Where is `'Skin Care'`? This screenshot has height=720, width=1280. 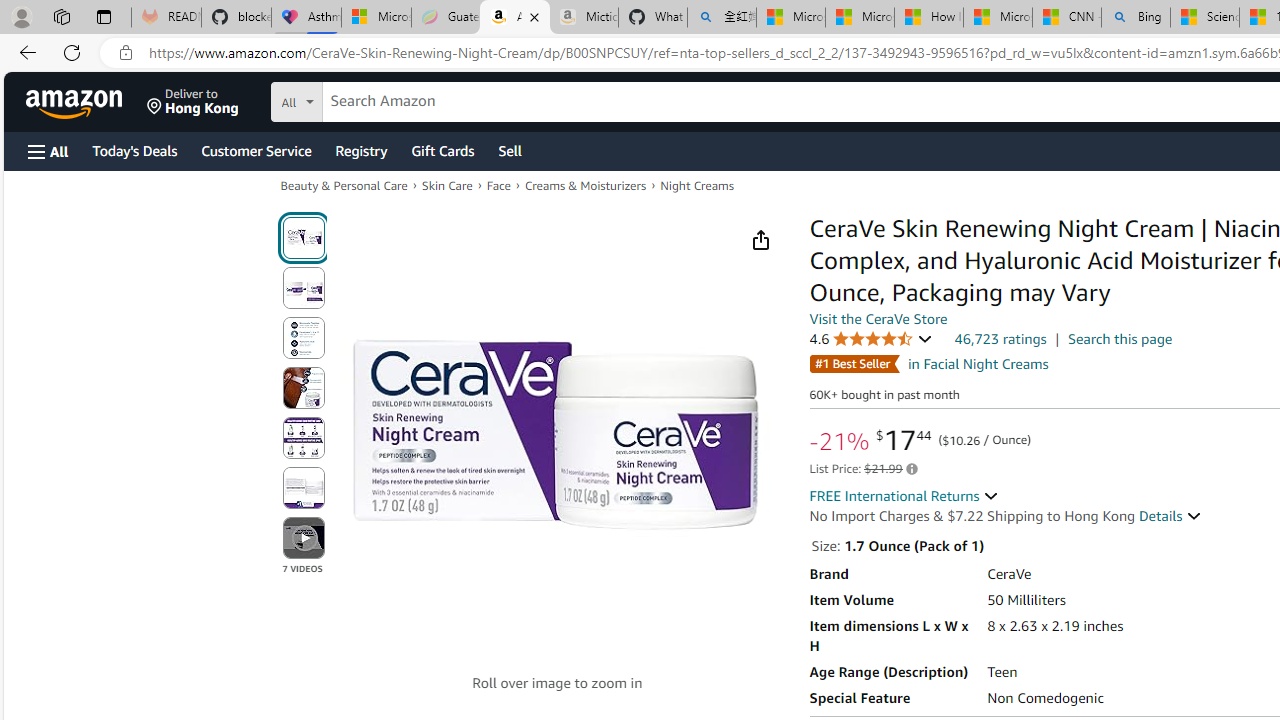
'Skin Care' is located at coordinates (446, 186).